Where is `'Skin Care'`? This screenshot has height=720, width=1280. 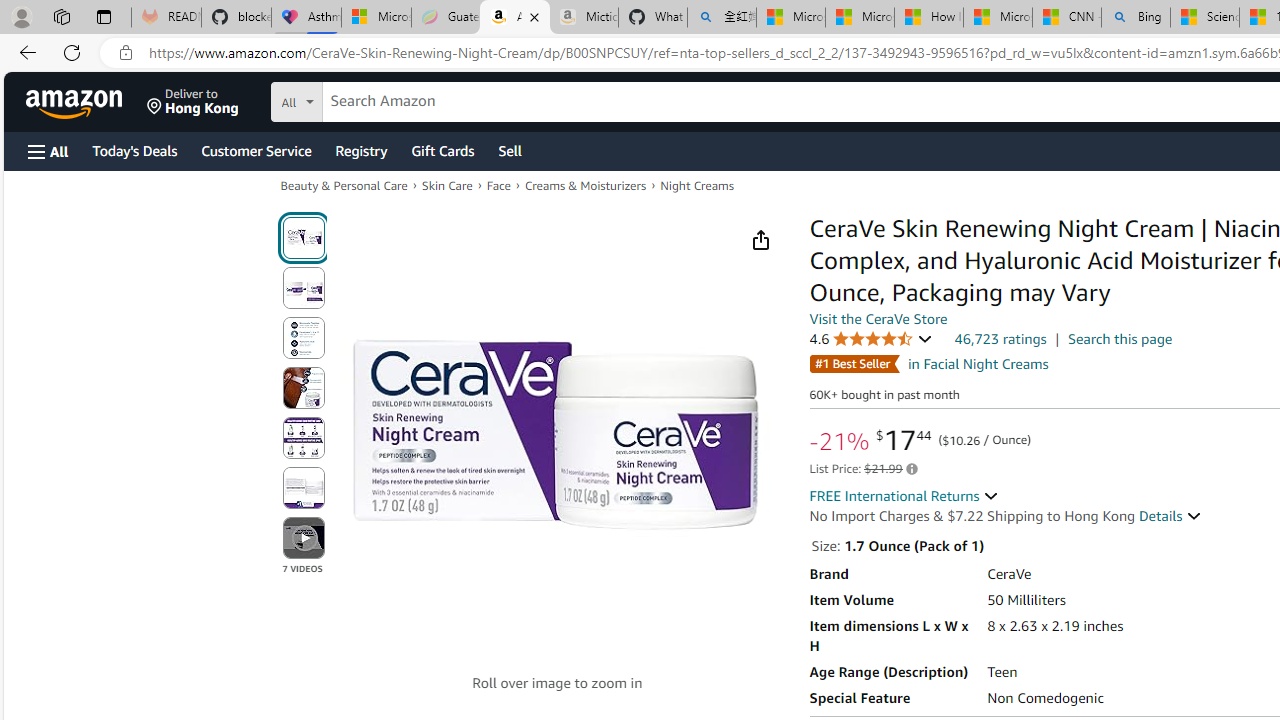
'Skin Care' is located at coordinates (446, 186).